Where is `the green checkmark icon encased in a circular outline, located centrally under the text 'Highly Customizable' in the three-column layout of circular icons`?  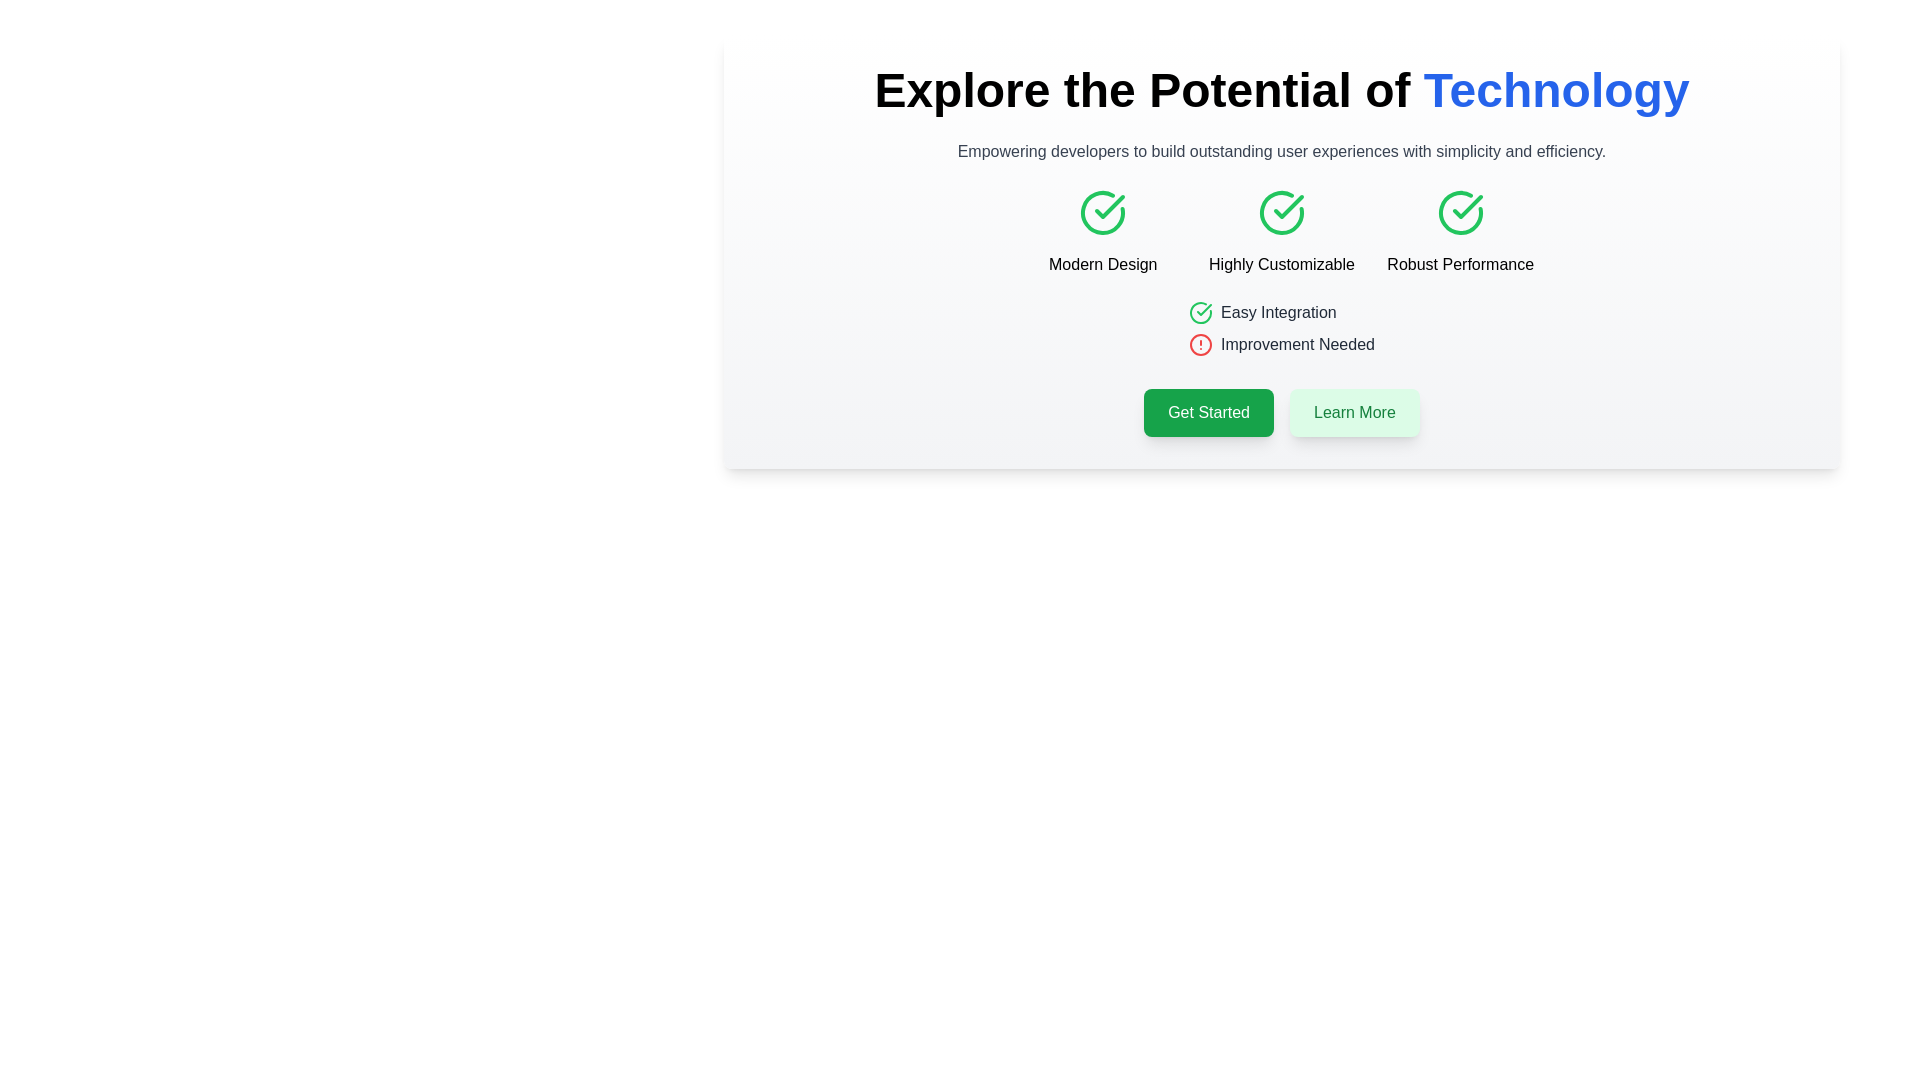 the green checkmark icon encased in a circular outline, located centrally under the text 'Highly Customizable' in the three-column layout of circular icons is located at coordinates (1281, 212).